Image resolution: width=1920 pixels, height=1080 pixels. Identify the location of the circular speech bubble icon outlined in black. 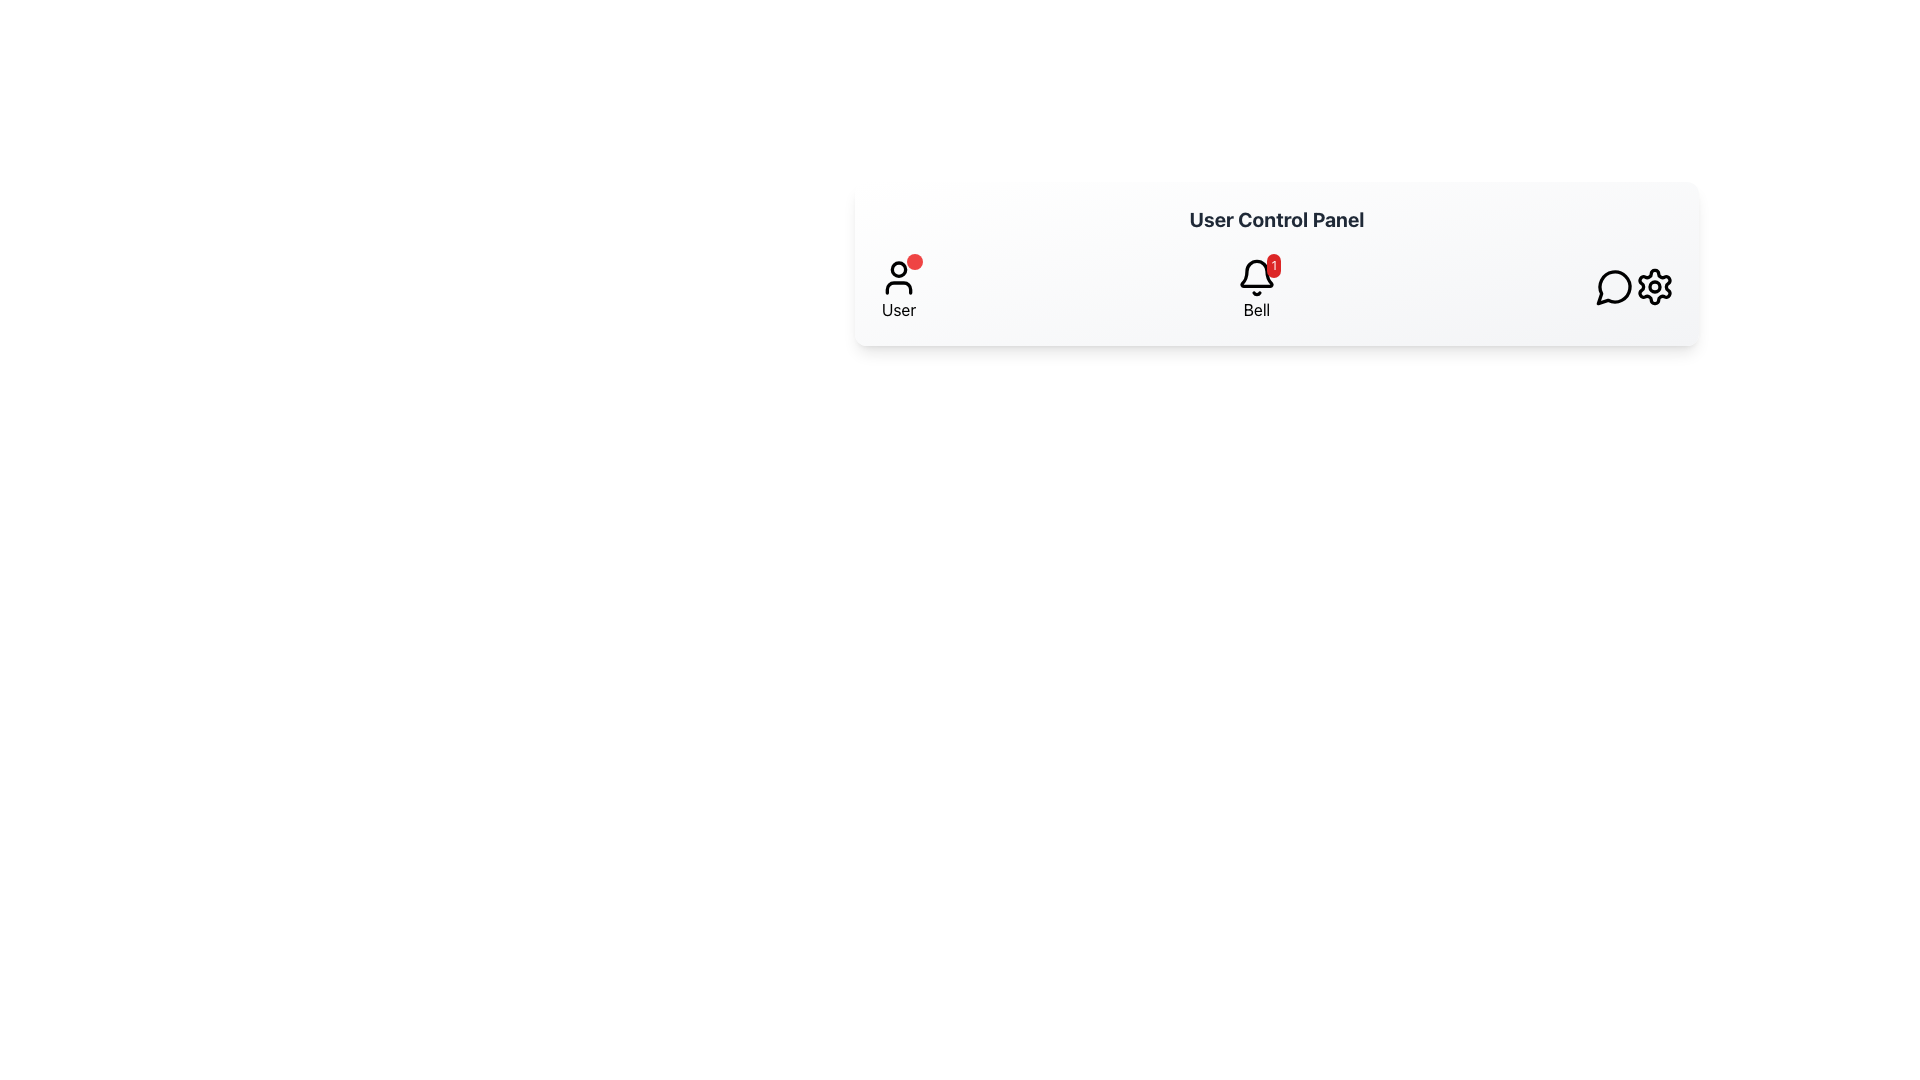
(1614, 286).